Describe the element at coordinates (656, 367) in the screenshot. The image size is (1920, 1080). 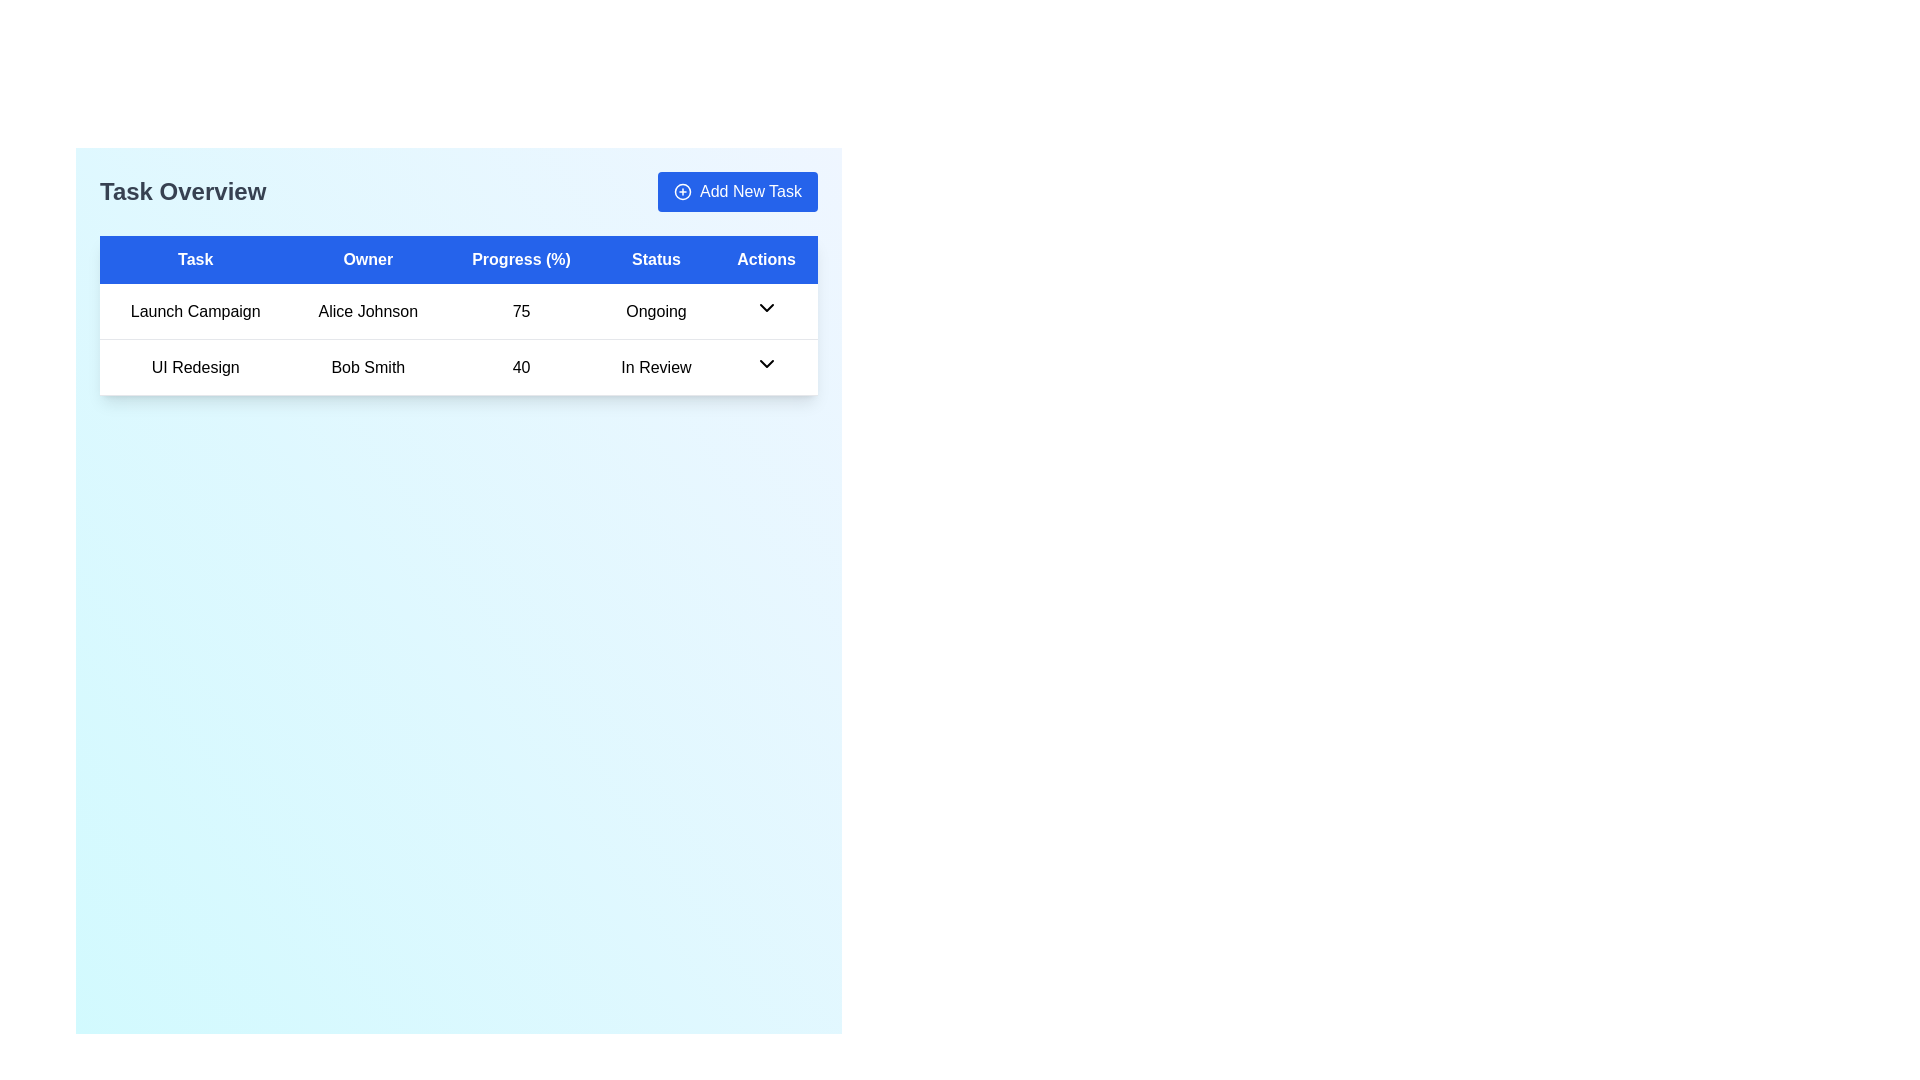
I see `text displayed in the status label of the task 'UI Redesign' owned by 'Bob Smith', which shows 'In Review'` at that location.